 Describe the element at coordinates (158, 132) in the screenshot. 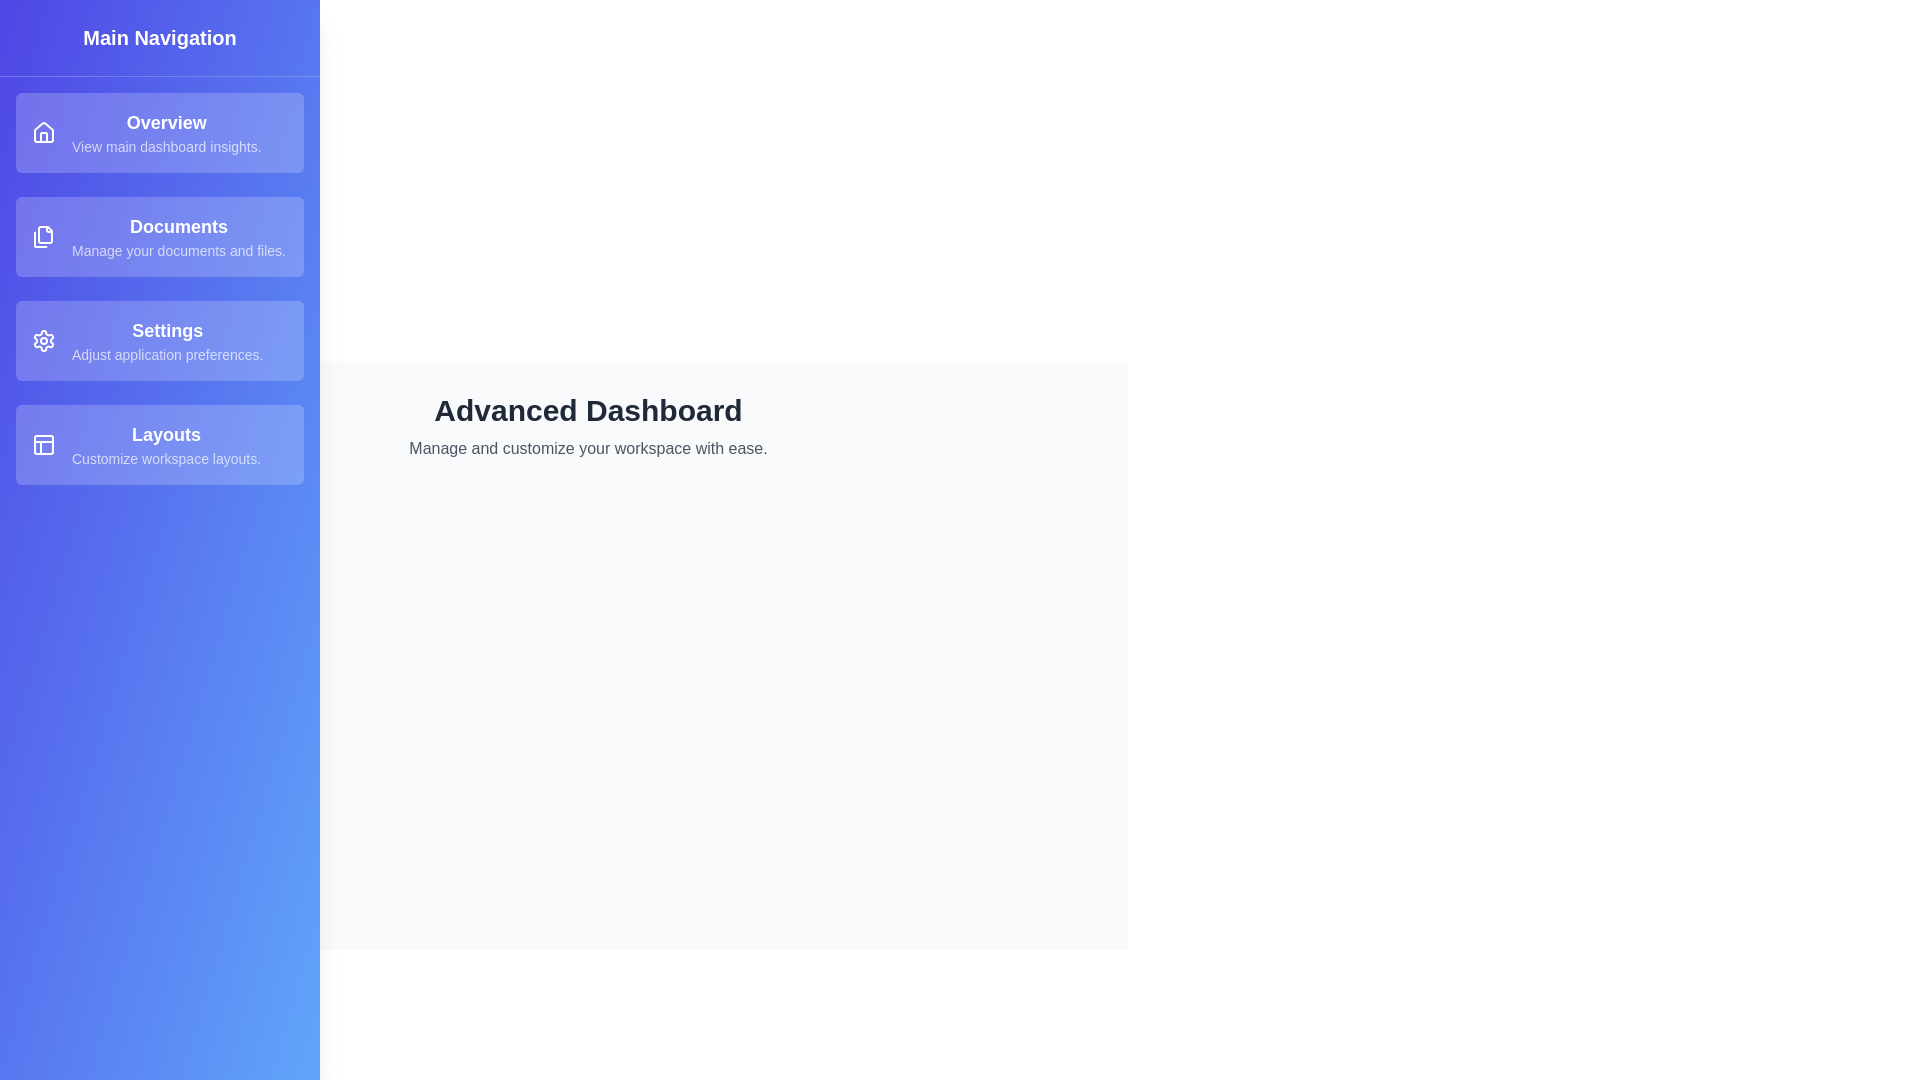

I see `the description of the section Overview` at that location.